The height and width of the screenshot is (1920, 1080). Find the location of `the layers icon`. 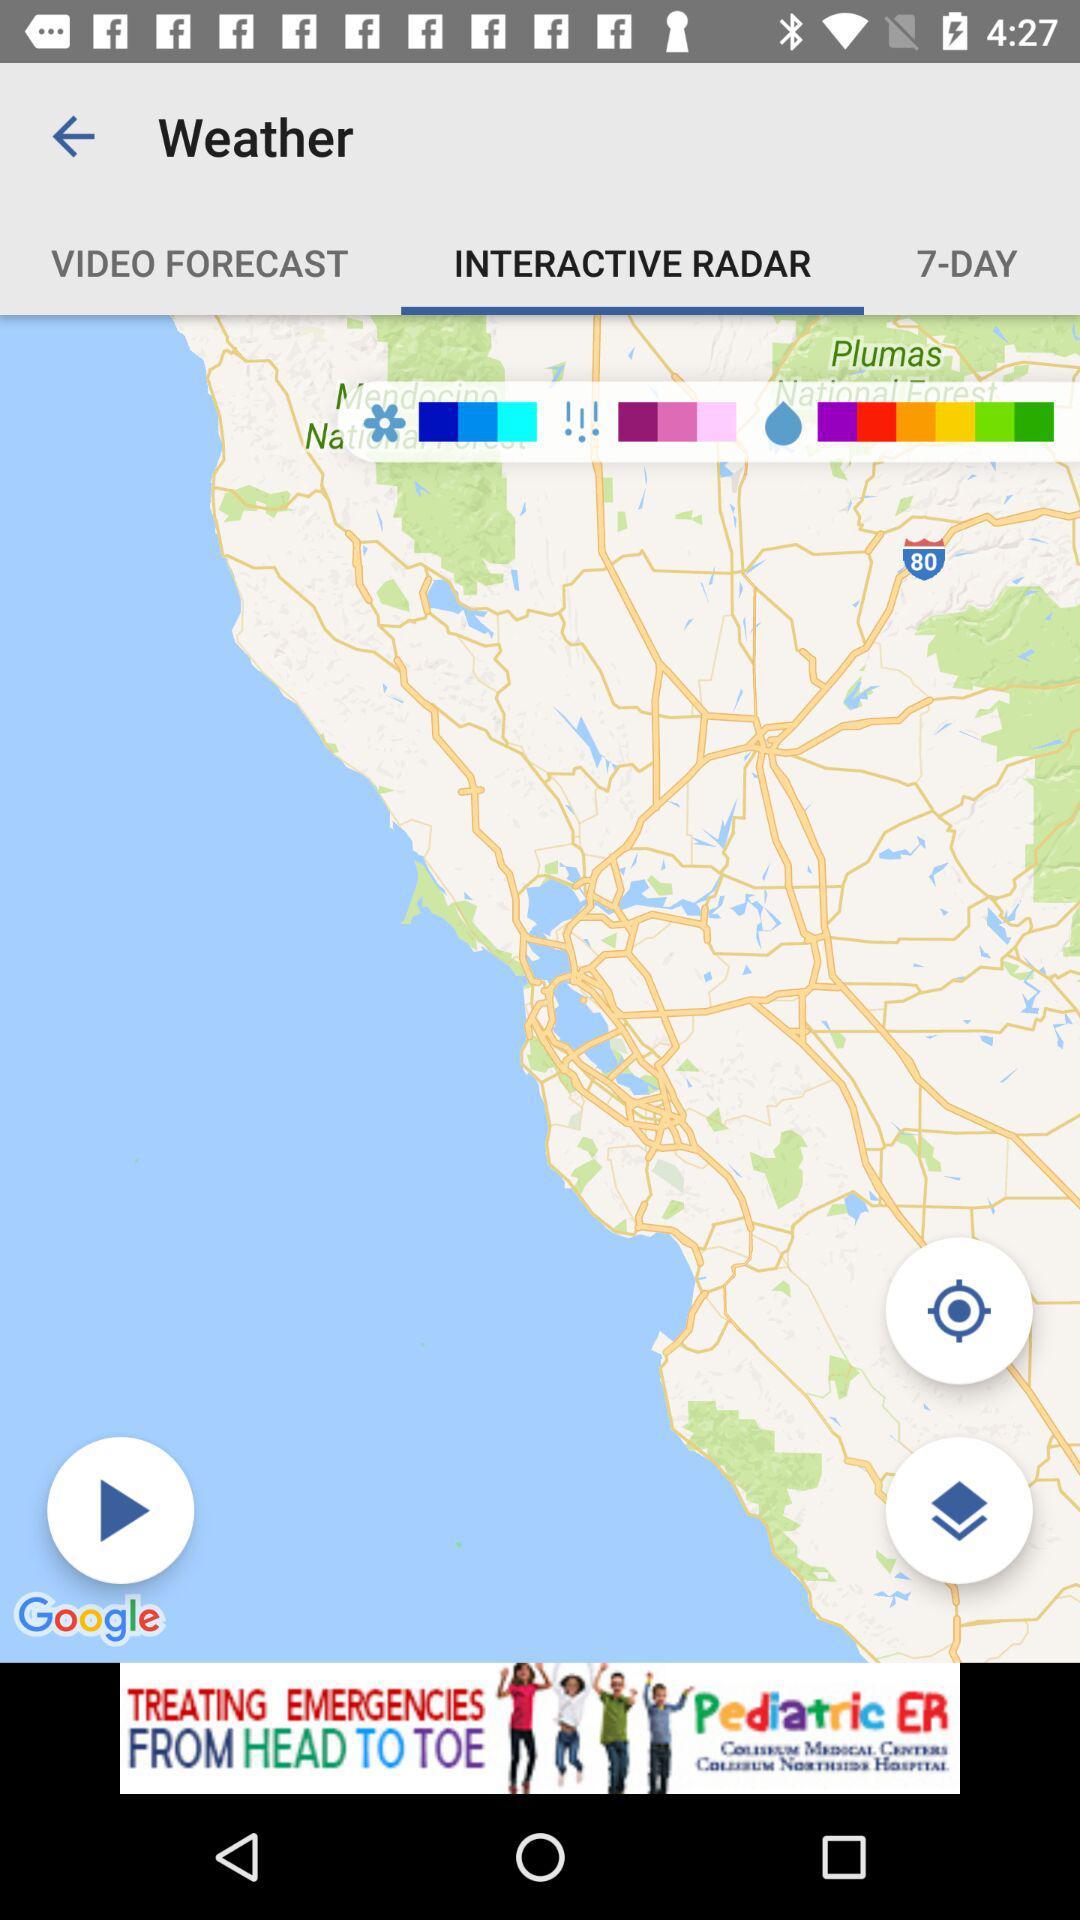

the layers icon is located at coordinates (958, 1510).